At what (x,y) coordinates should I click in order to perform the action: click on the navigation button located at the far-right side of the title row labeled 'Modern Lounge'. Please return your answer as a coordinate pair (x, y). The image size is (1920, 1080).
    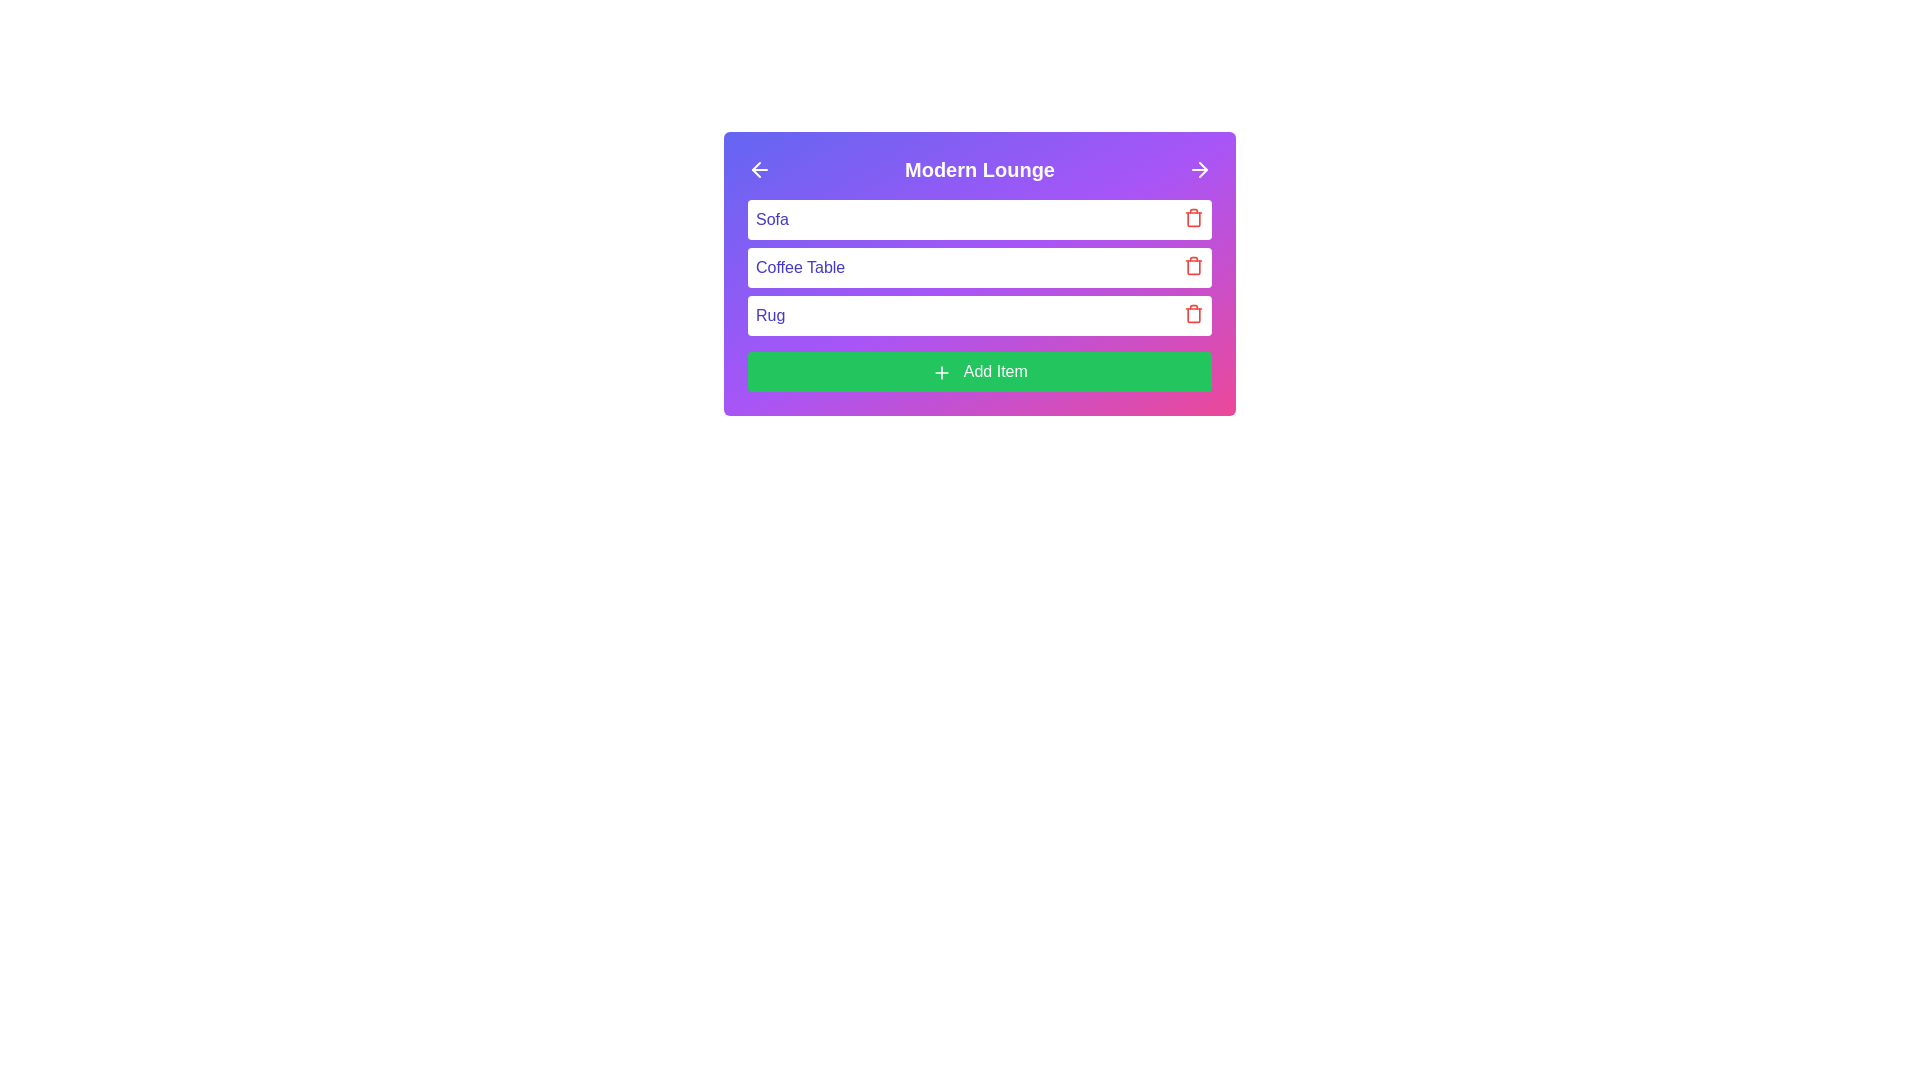
    Looking at the image, I should click on (1200, 168).